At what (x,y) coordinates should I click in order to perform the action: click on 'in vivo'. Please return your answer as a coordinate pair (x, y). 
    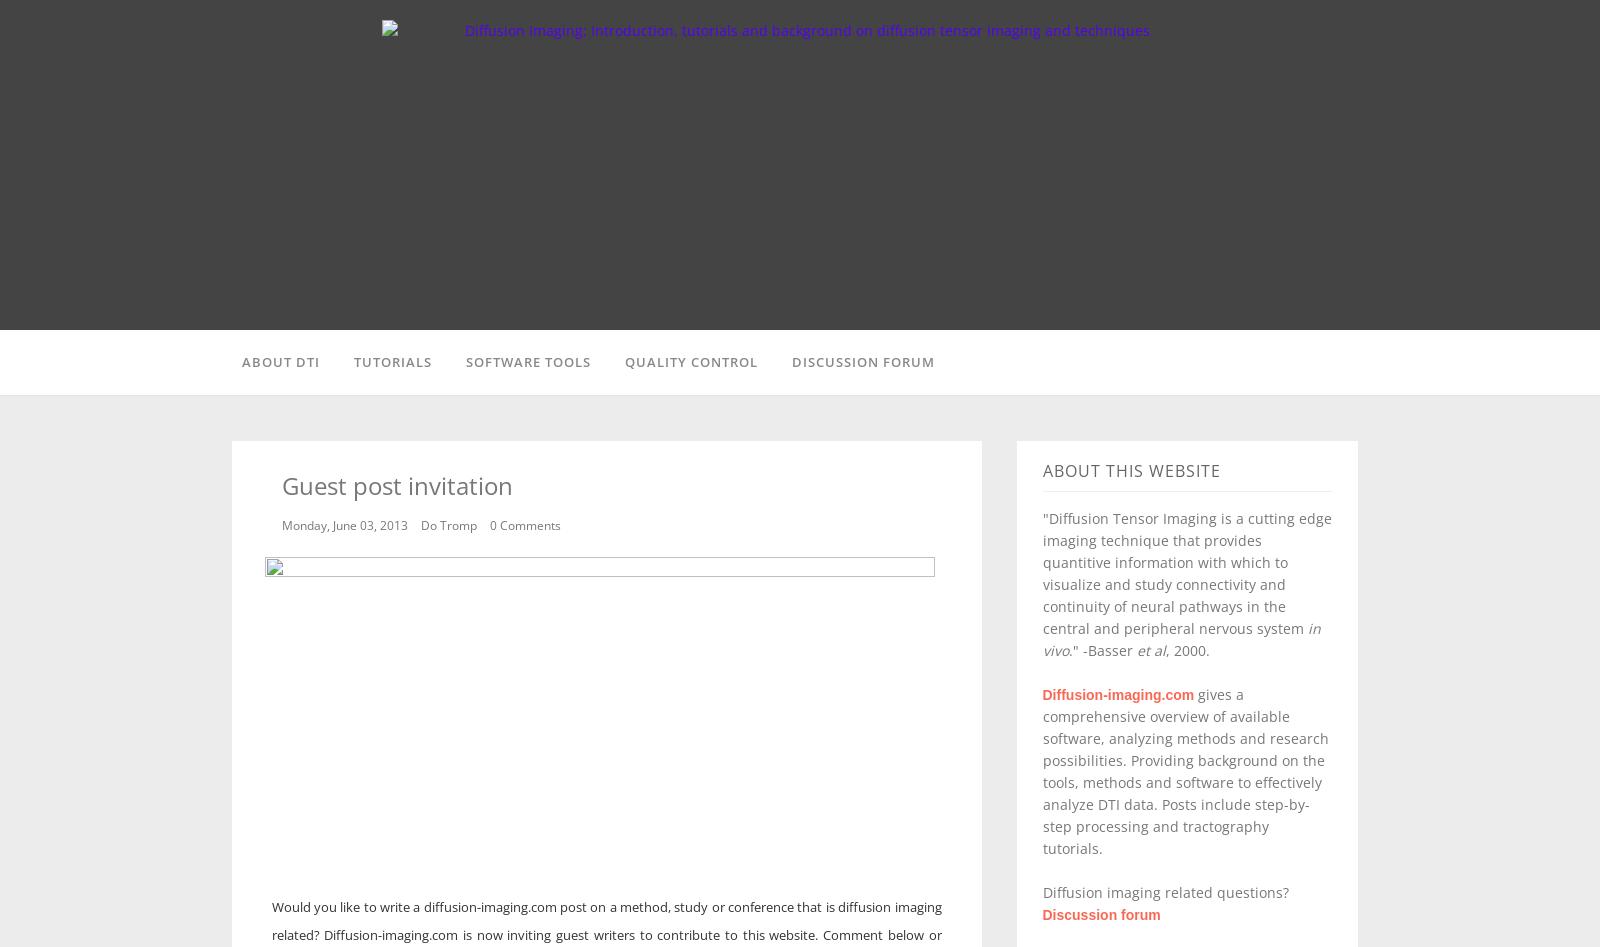
    Looking at the image, I should click on (1180, 639).